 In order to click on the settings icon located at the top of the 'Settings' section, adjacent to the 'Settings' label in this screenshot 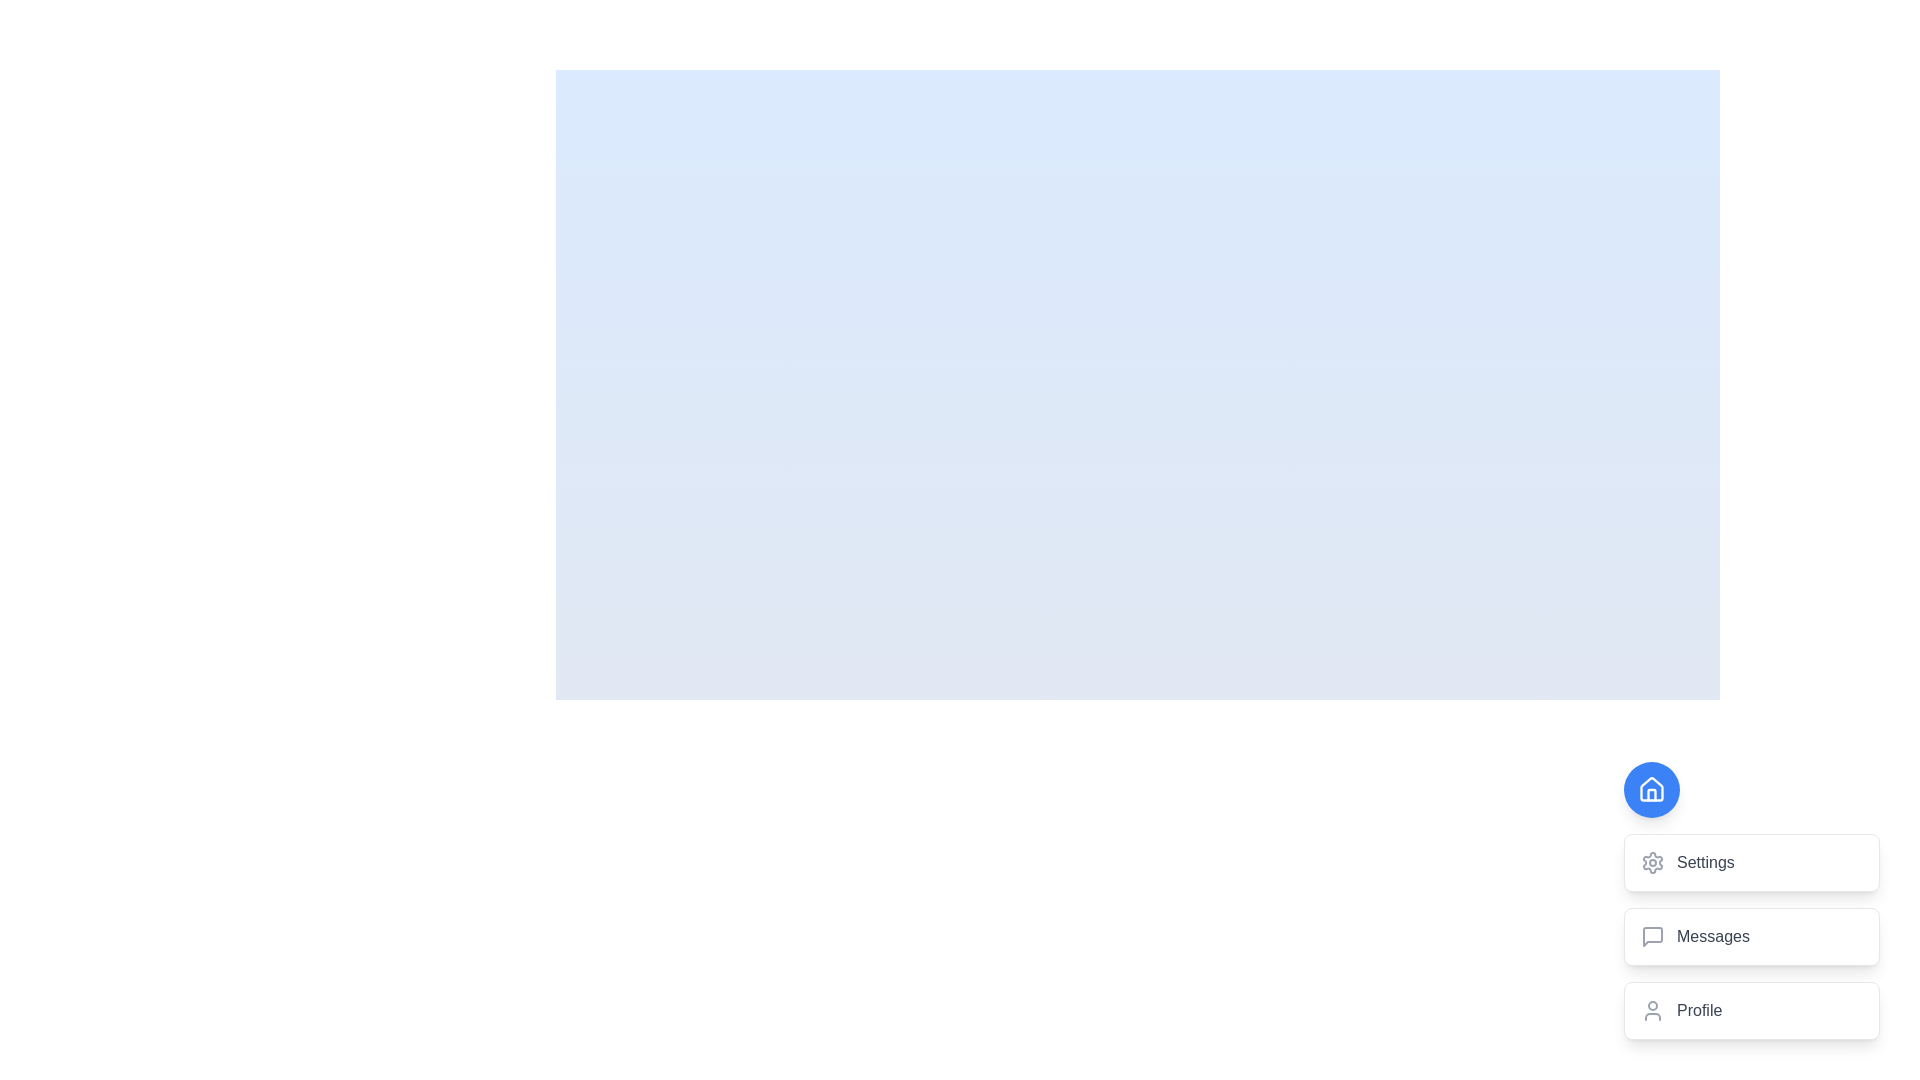, I will do `click(1652, 862)`.